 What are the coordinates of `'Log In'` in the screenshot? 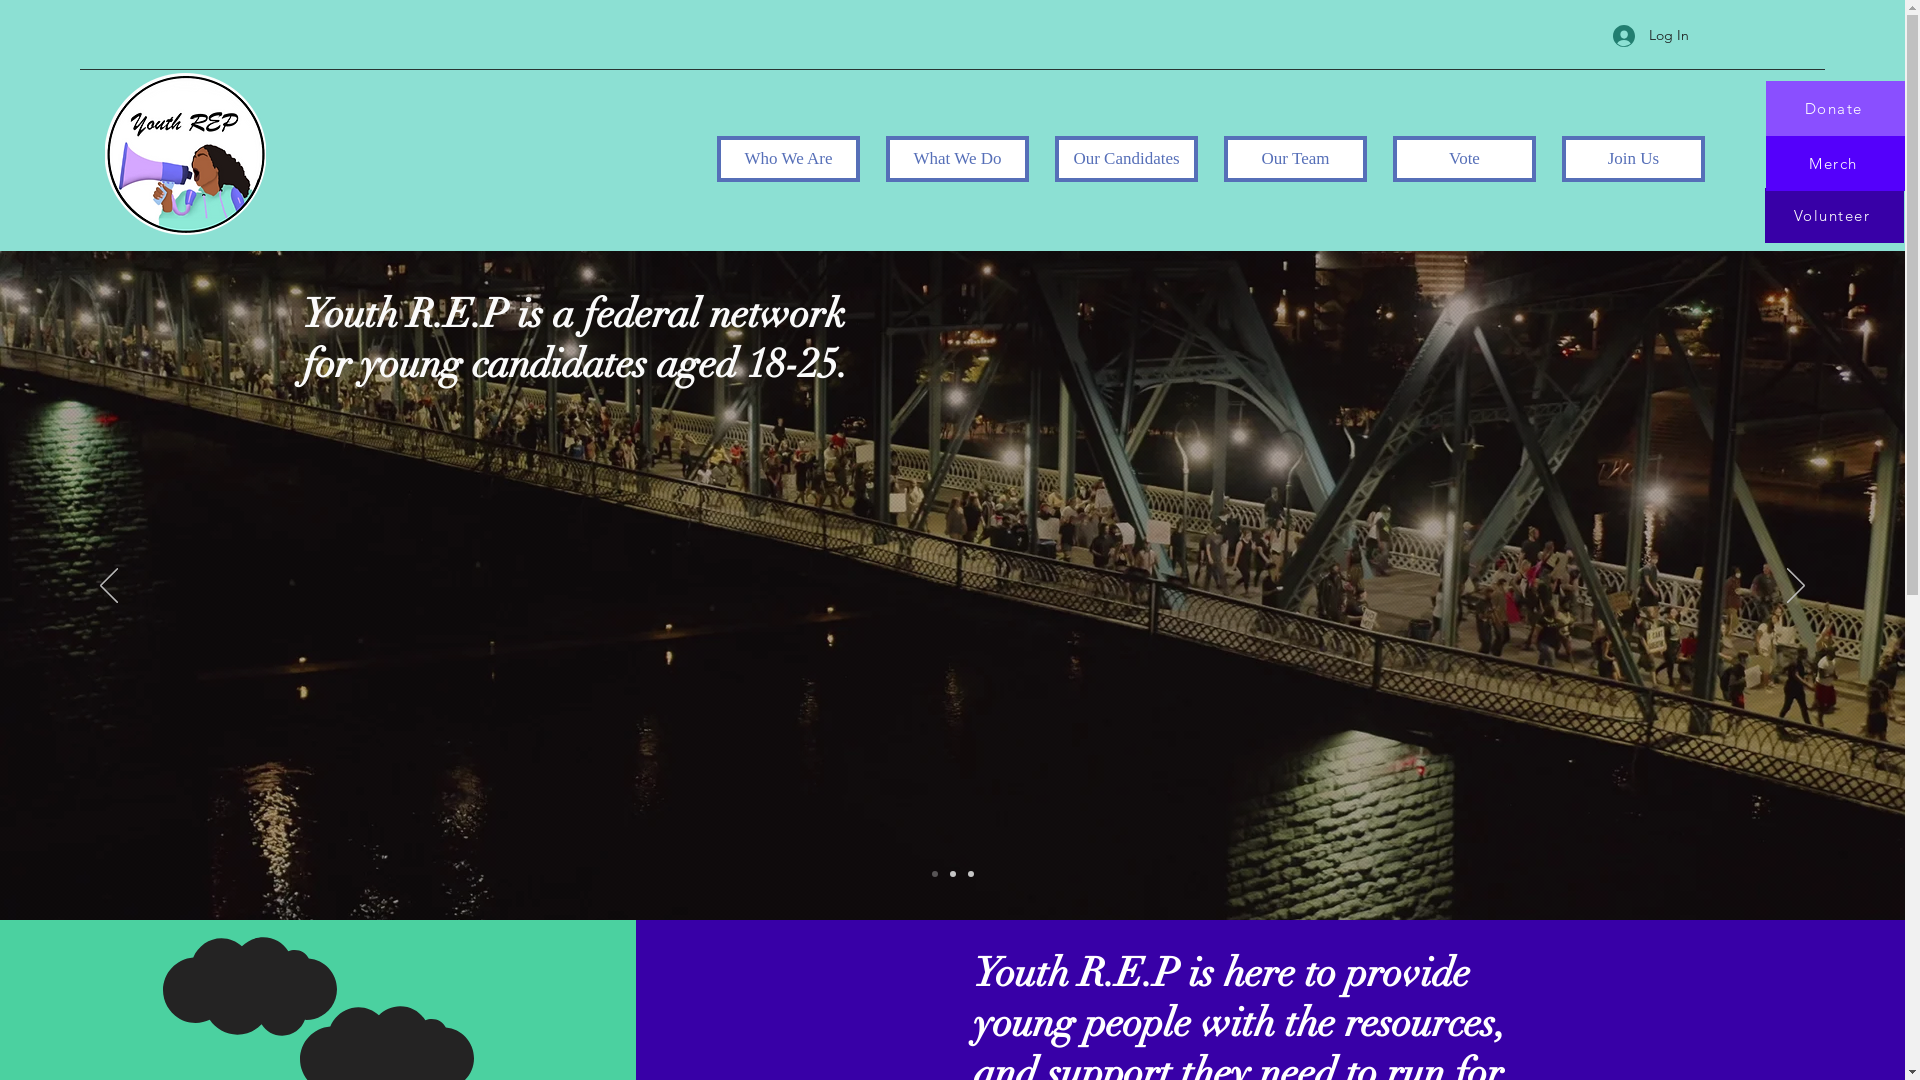 It's located at (1597, 35).